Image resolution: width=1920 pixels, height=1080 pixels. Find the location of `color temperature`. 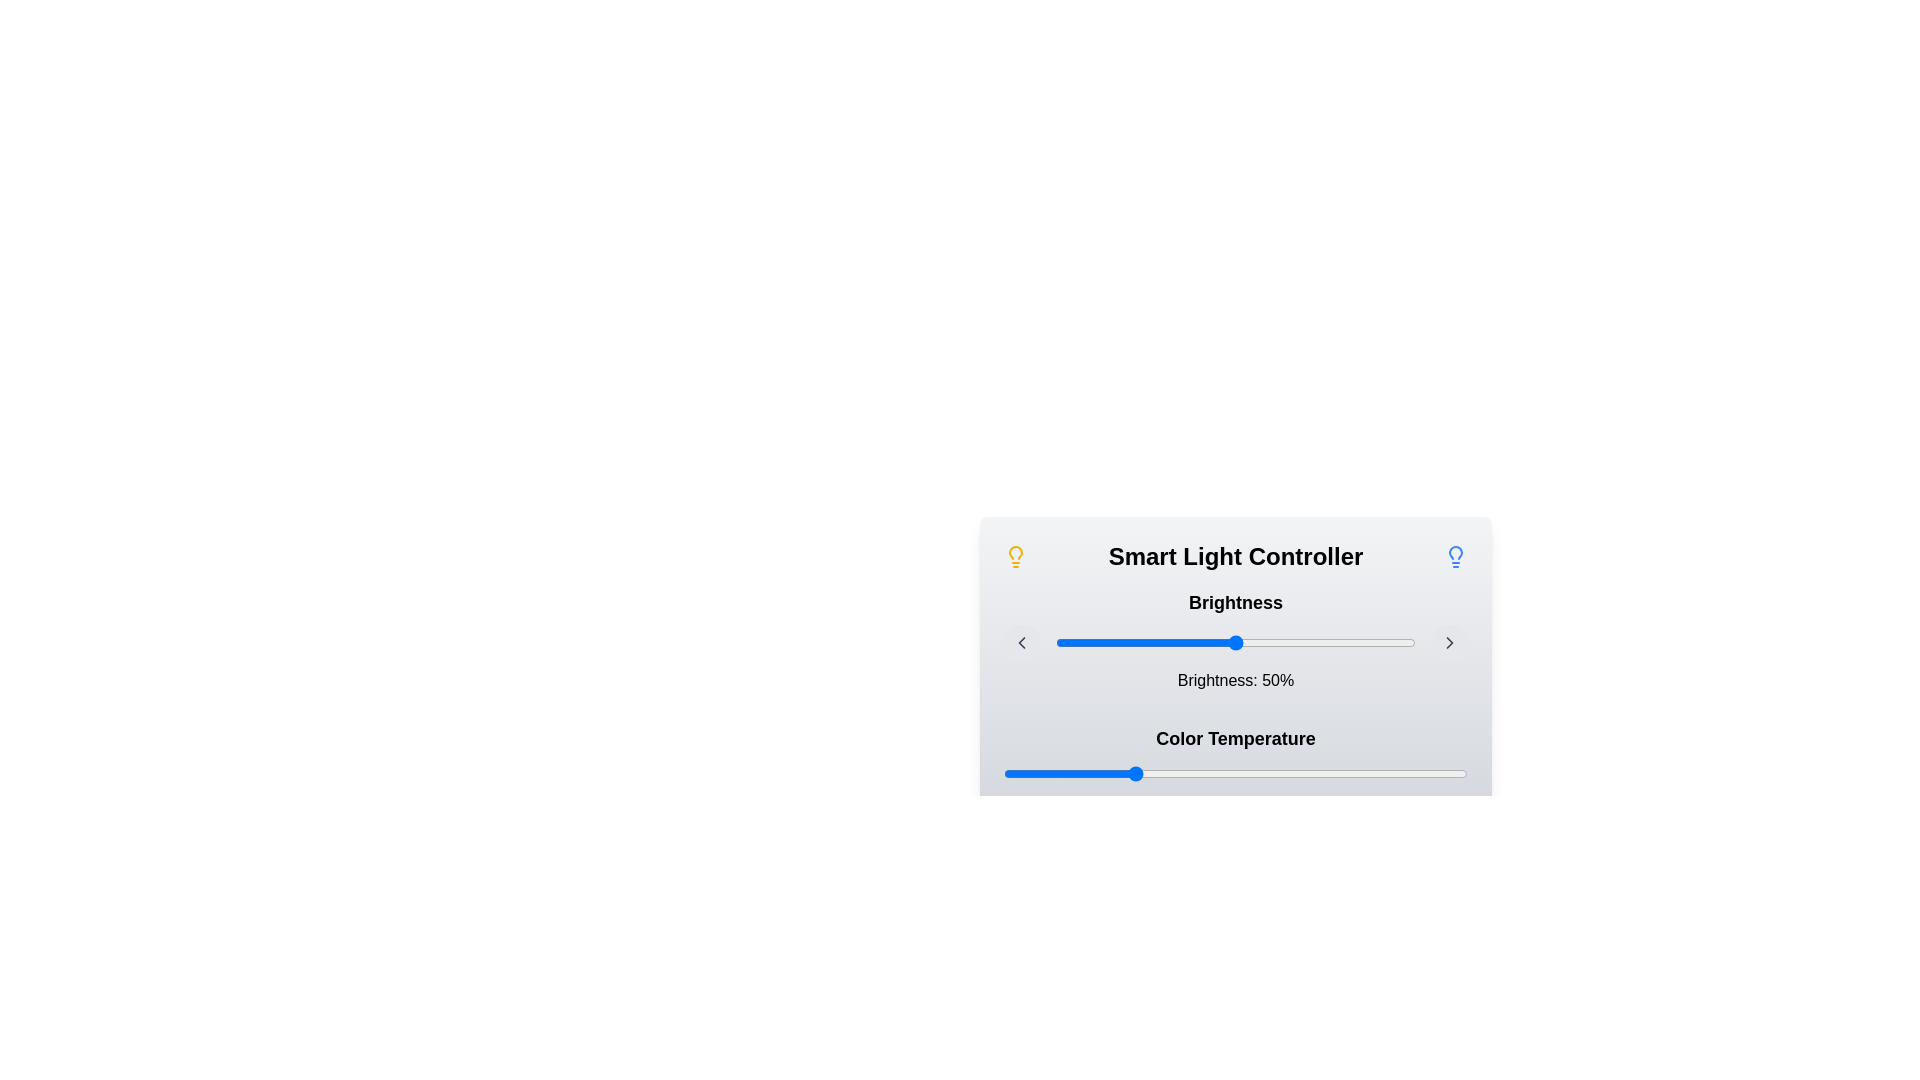

color temperature is located at coordinates (1349, 773).